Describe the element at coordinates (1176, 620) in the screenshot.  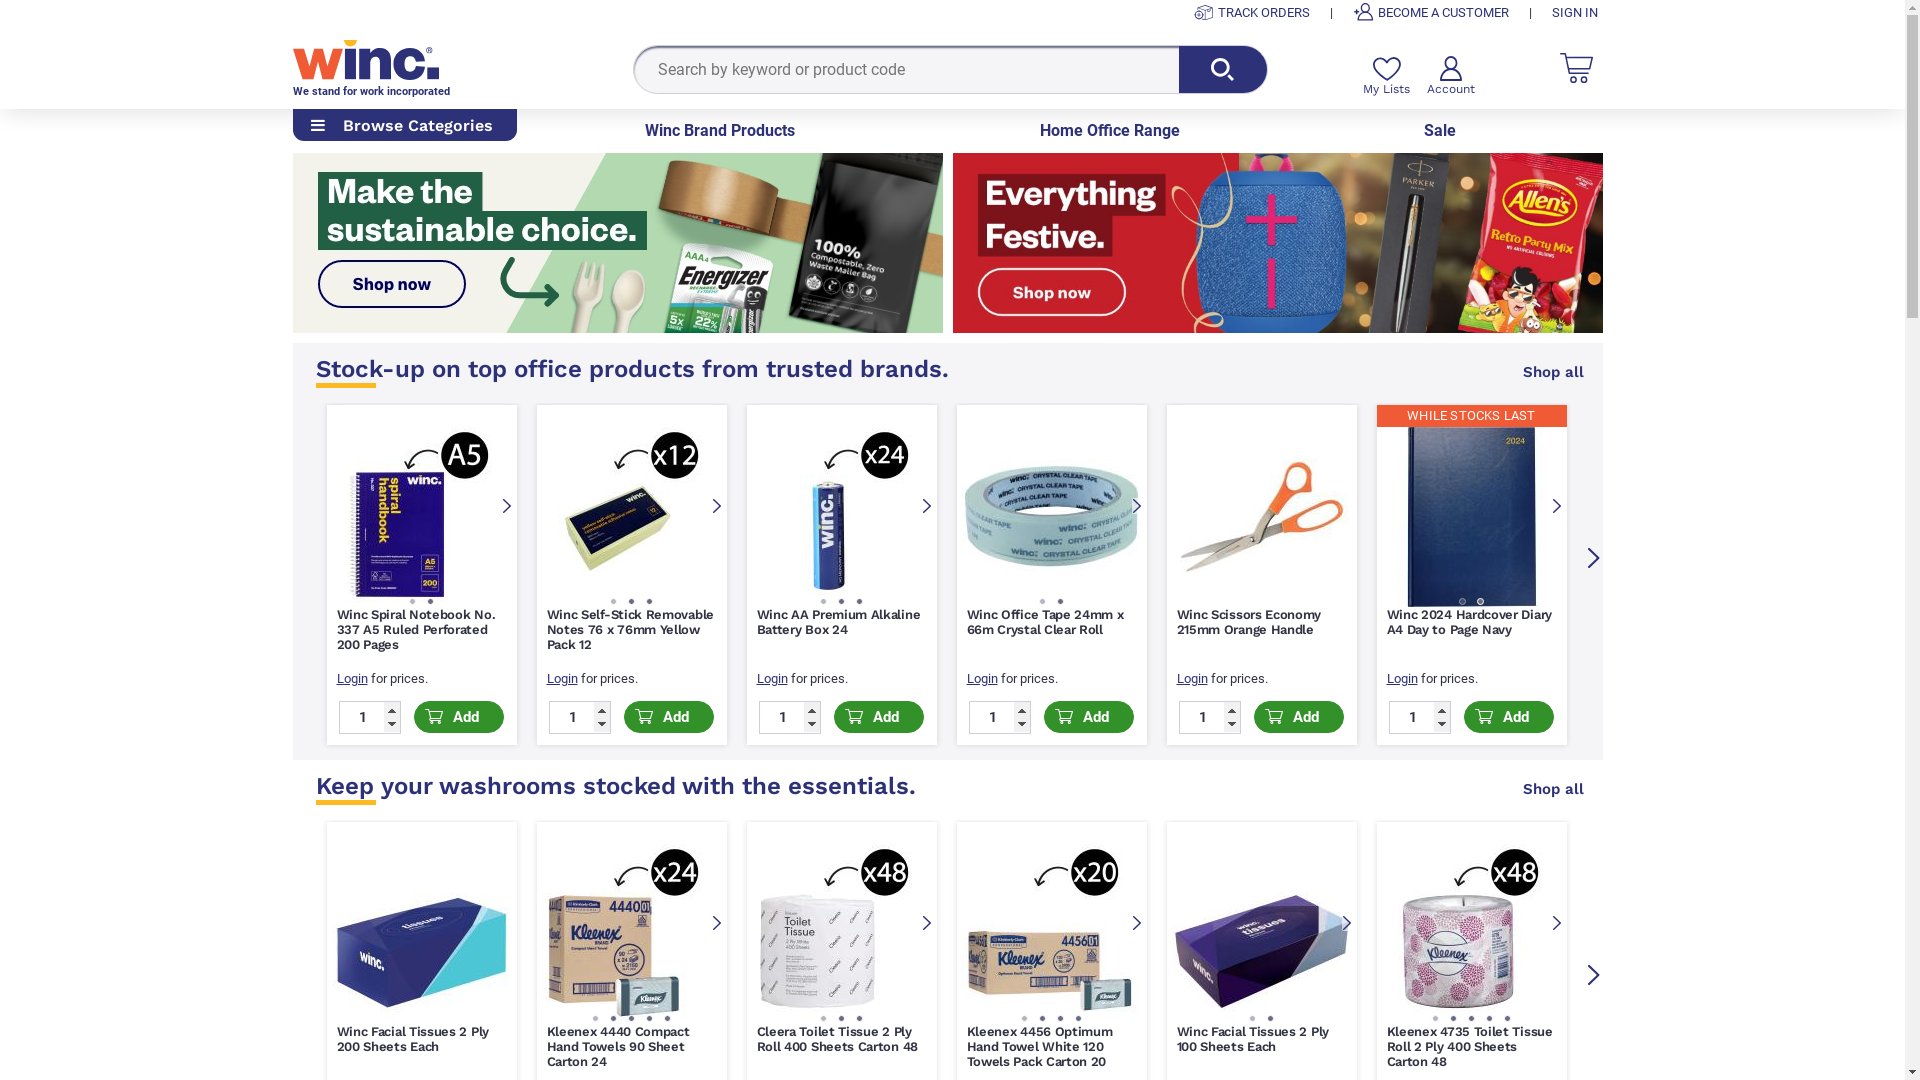
I see `'Winc Scissors Economy 215mm Orange Handle'` at that location.